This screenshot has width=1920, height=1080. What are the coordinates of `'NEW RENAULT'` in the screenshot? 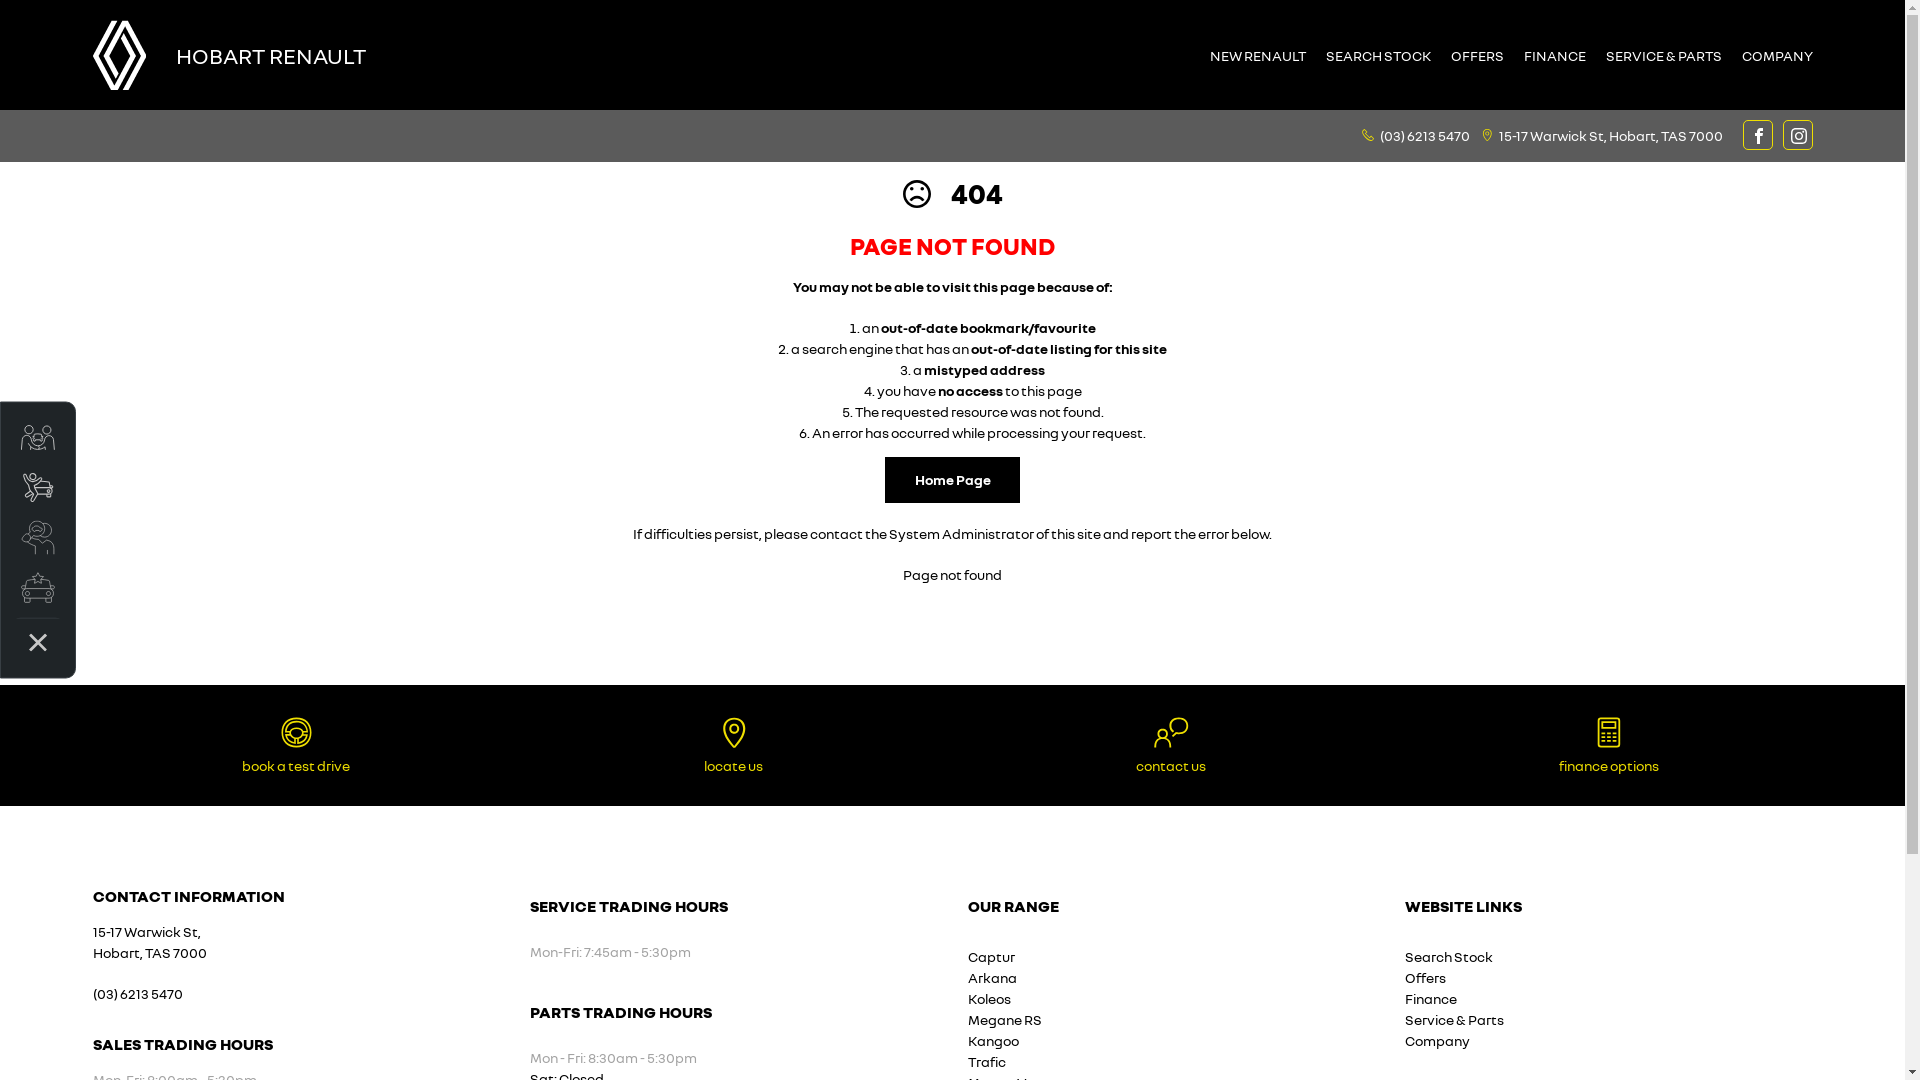 It's located at (1256, 54).